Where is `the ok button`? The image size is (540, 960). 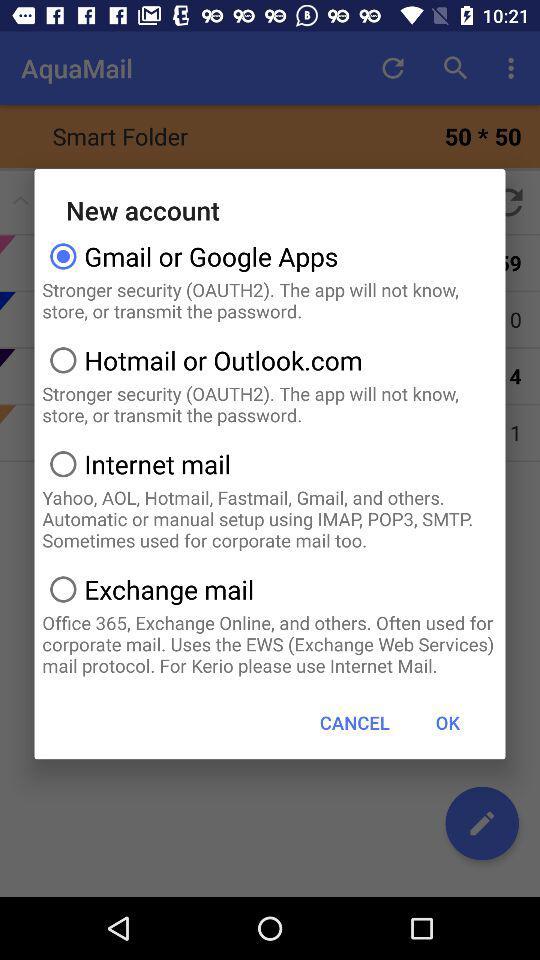
the ok button is located at coordinates (447, 721).